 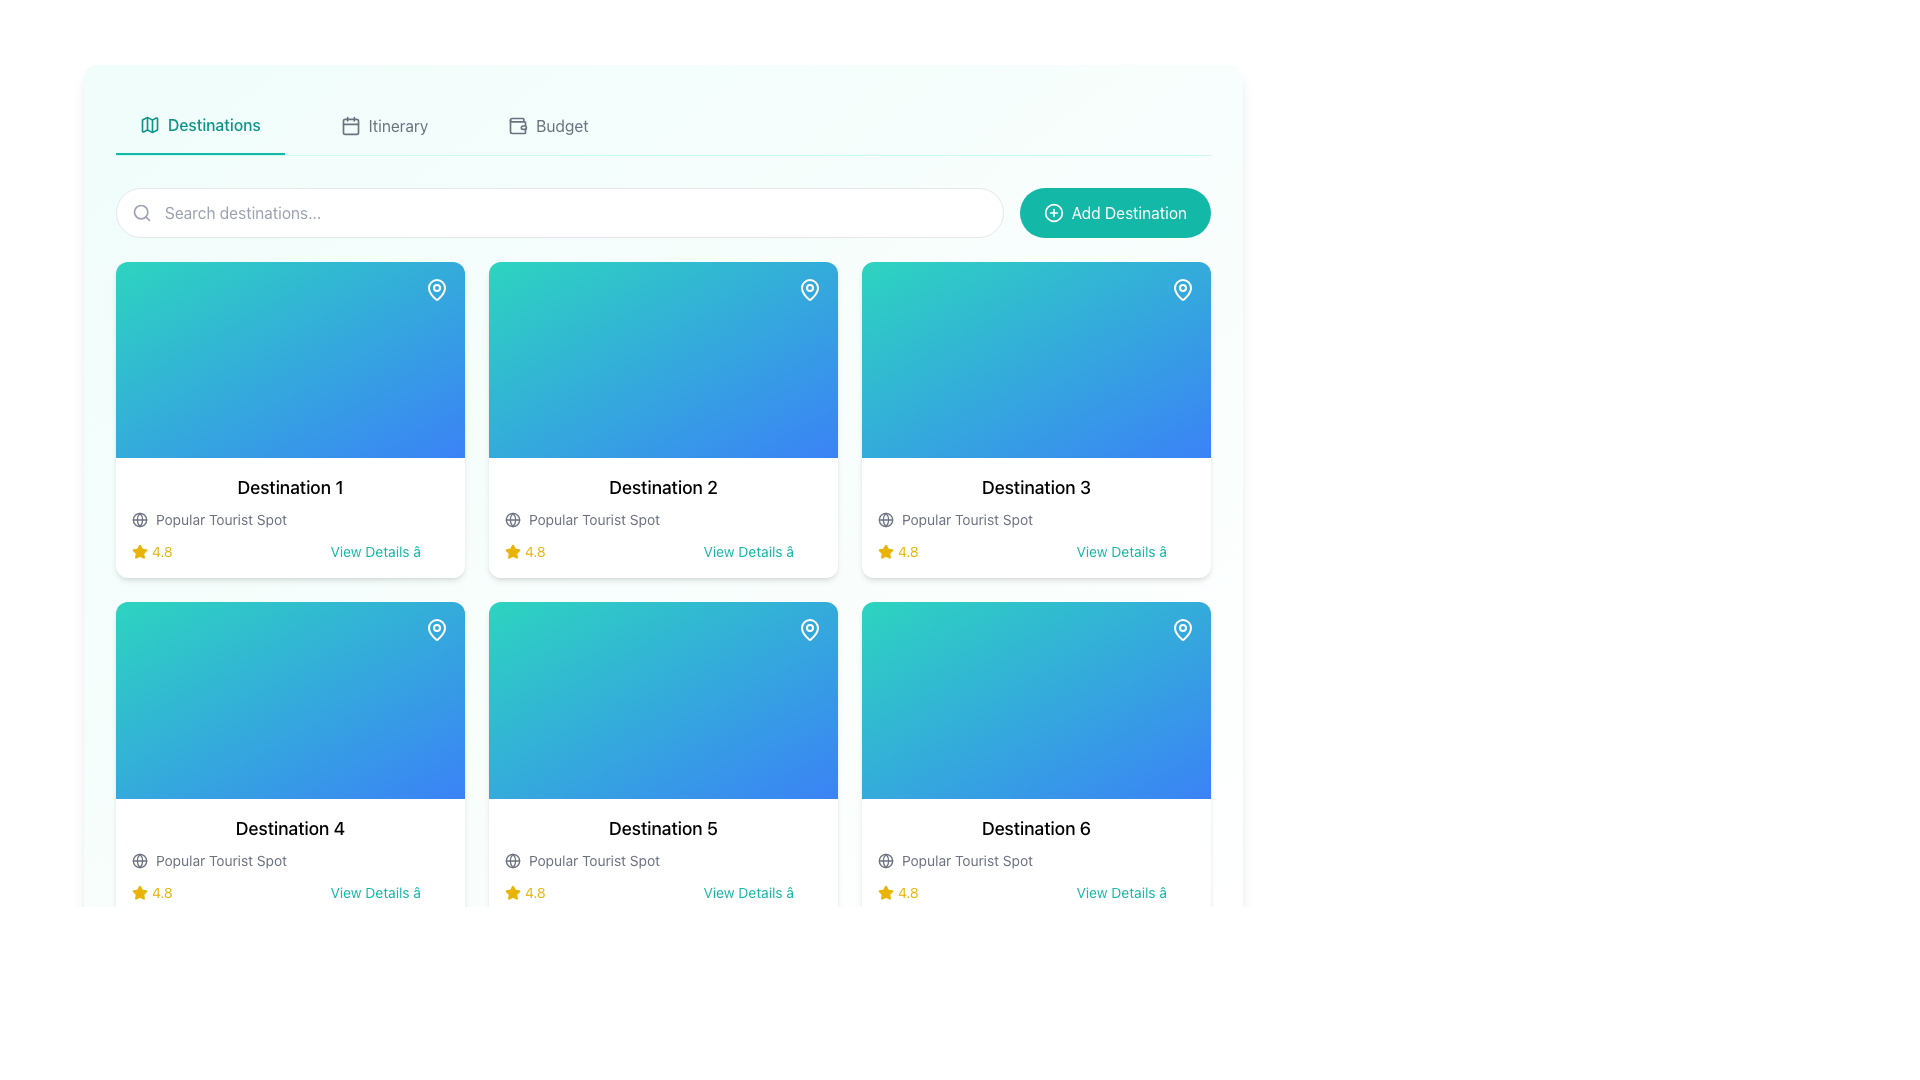 What do you see at coordinates (885, 519) in the screenshot?
I see `the icon that visually represents the 'Popular Tourist Spot' label, located in the bottom section of the 'Destination 3' card, positioned to the left of the text` at bounding box center [885, 519].